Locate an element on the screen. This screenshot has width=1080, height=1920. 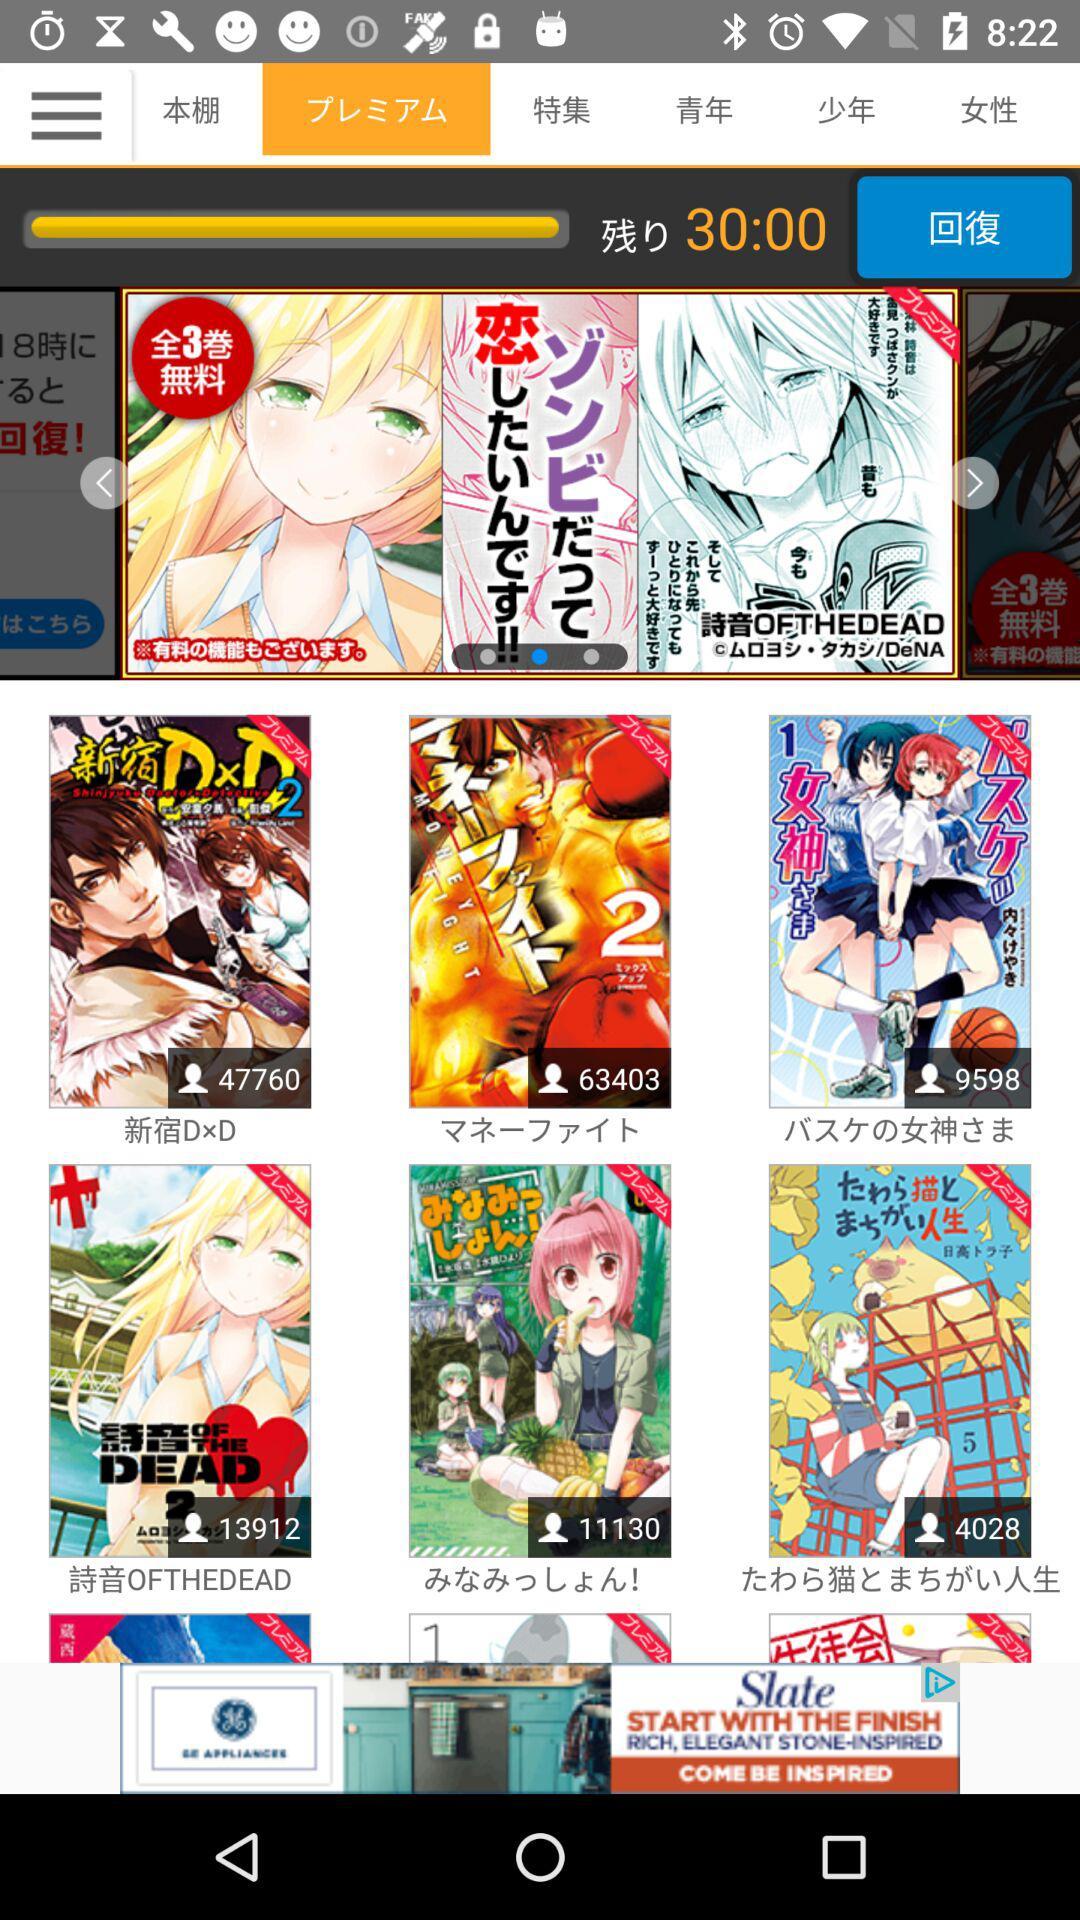
the menu icon is located at coordinates (68, 114).